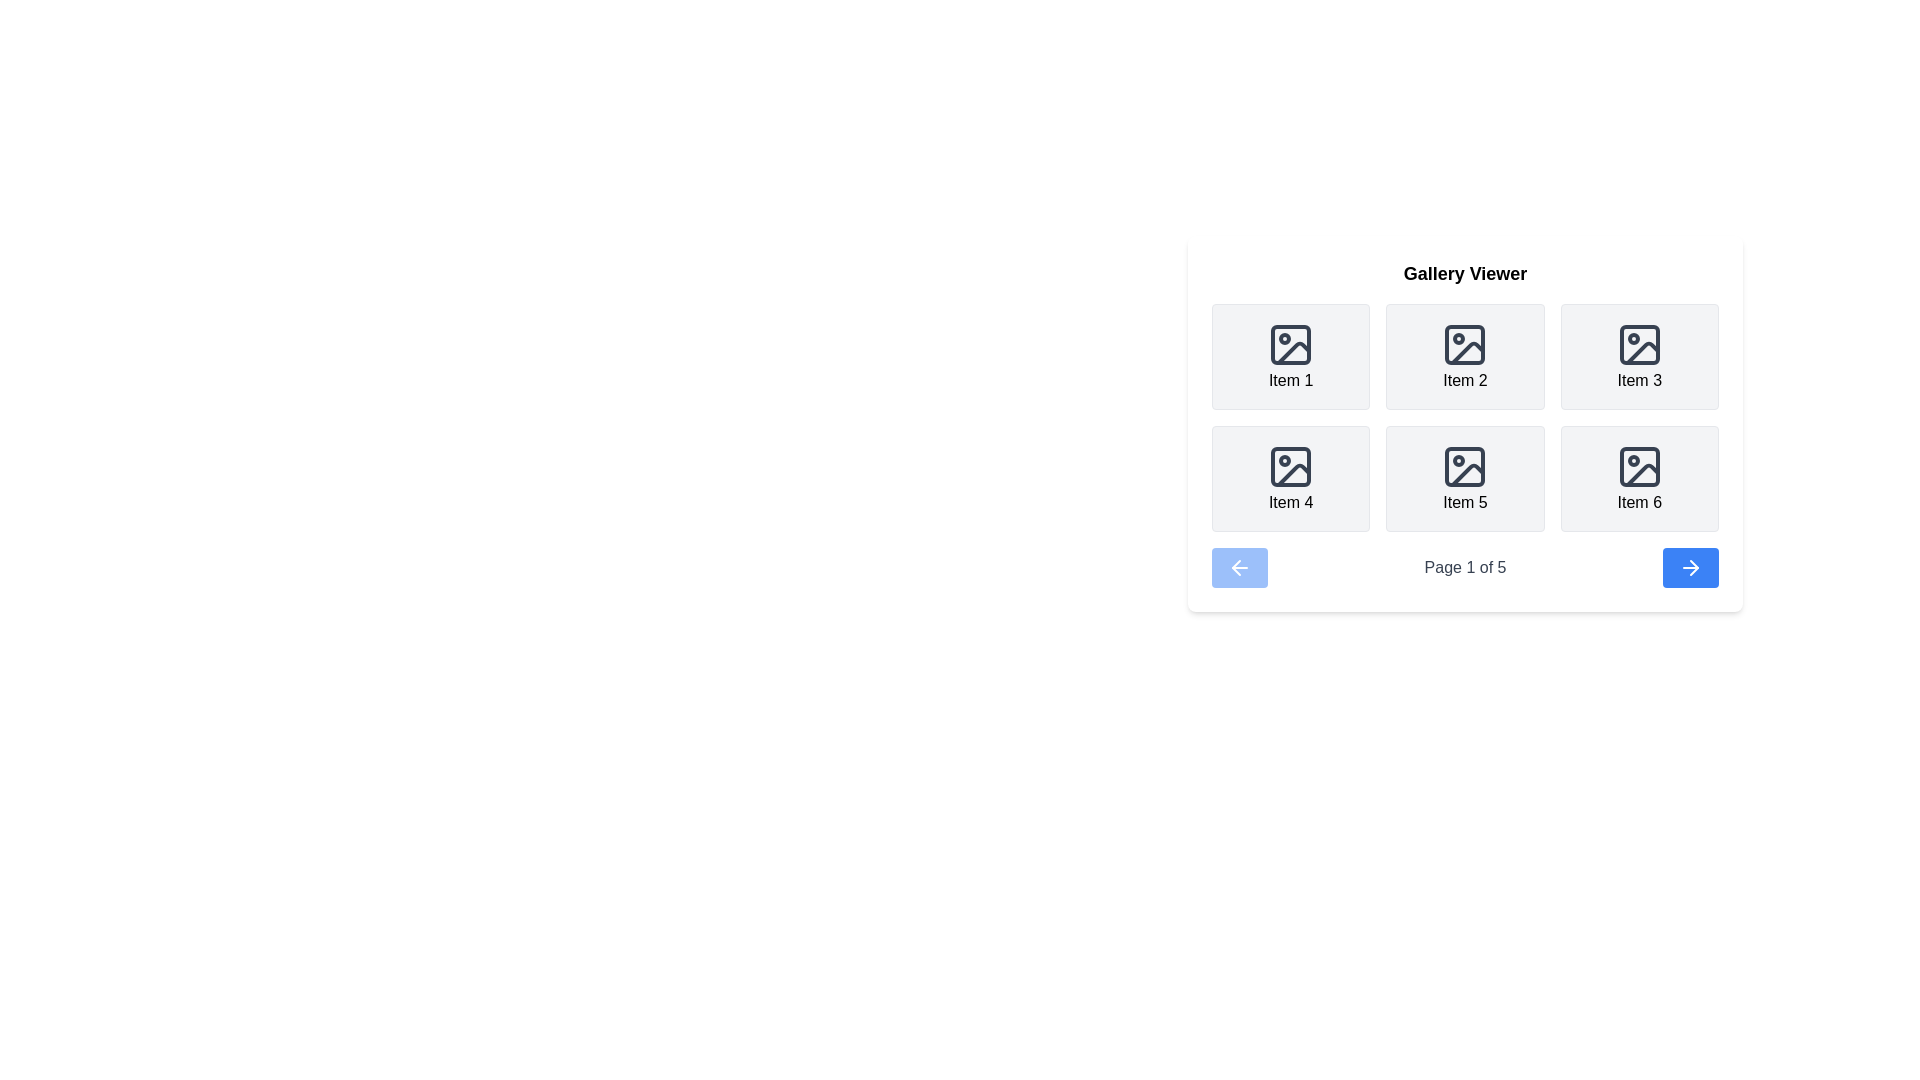  I want to click on the Card component labeled 'Item 5', which has a light gray background and rounded corners, from its position in the second row and second column of the grid, so click(1465, 478).